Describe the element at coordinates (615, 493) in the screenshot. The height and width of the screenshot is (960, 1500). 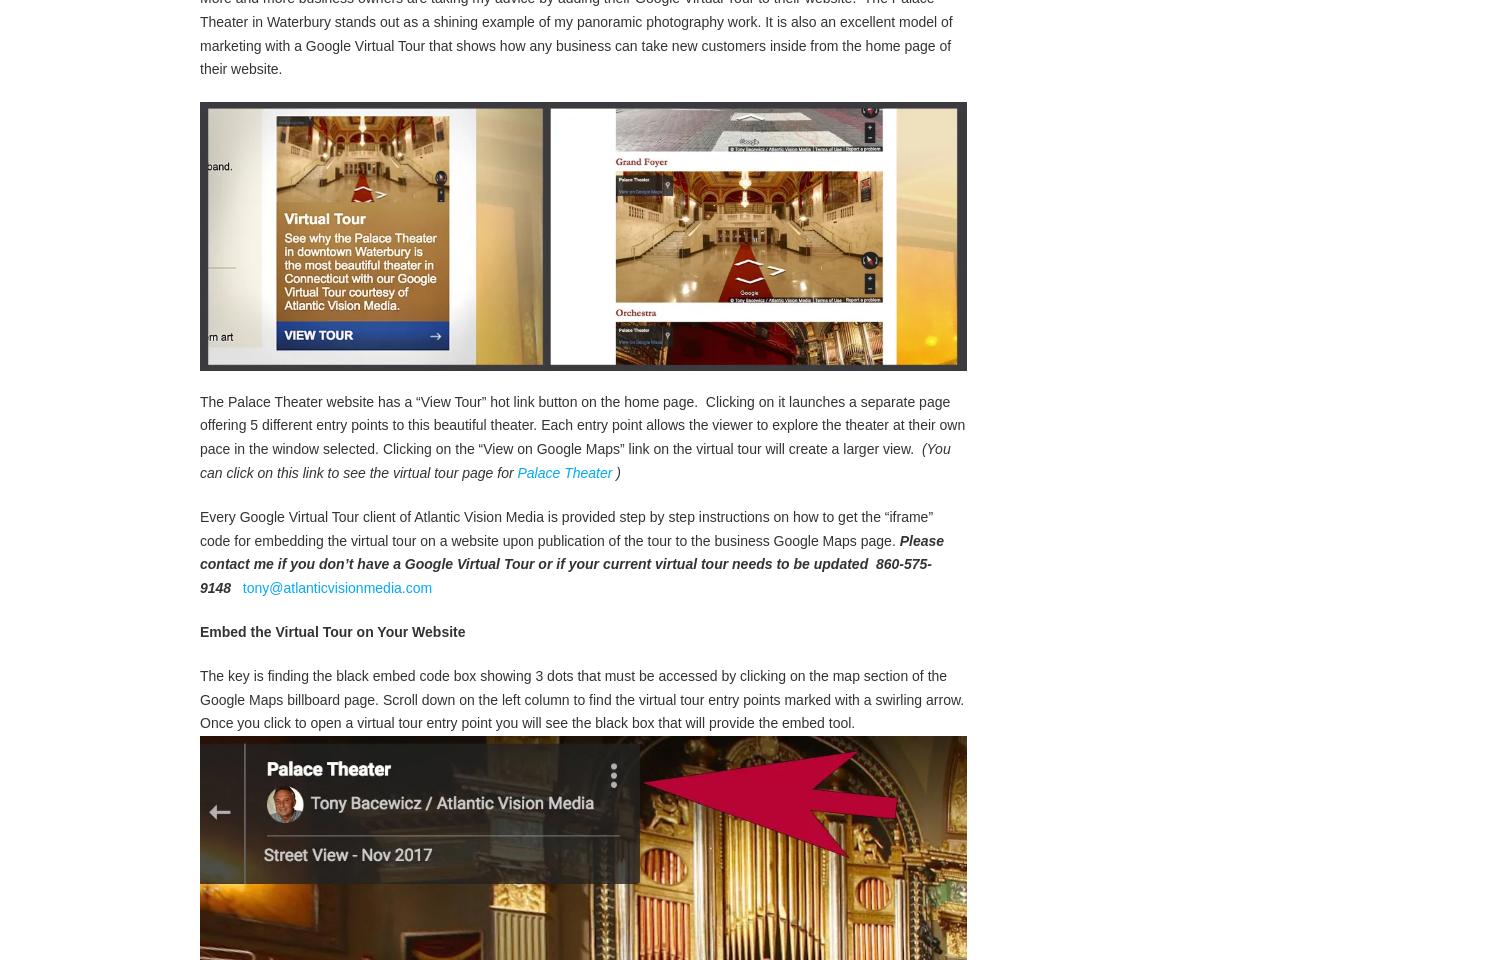
I see `')'` at that location.